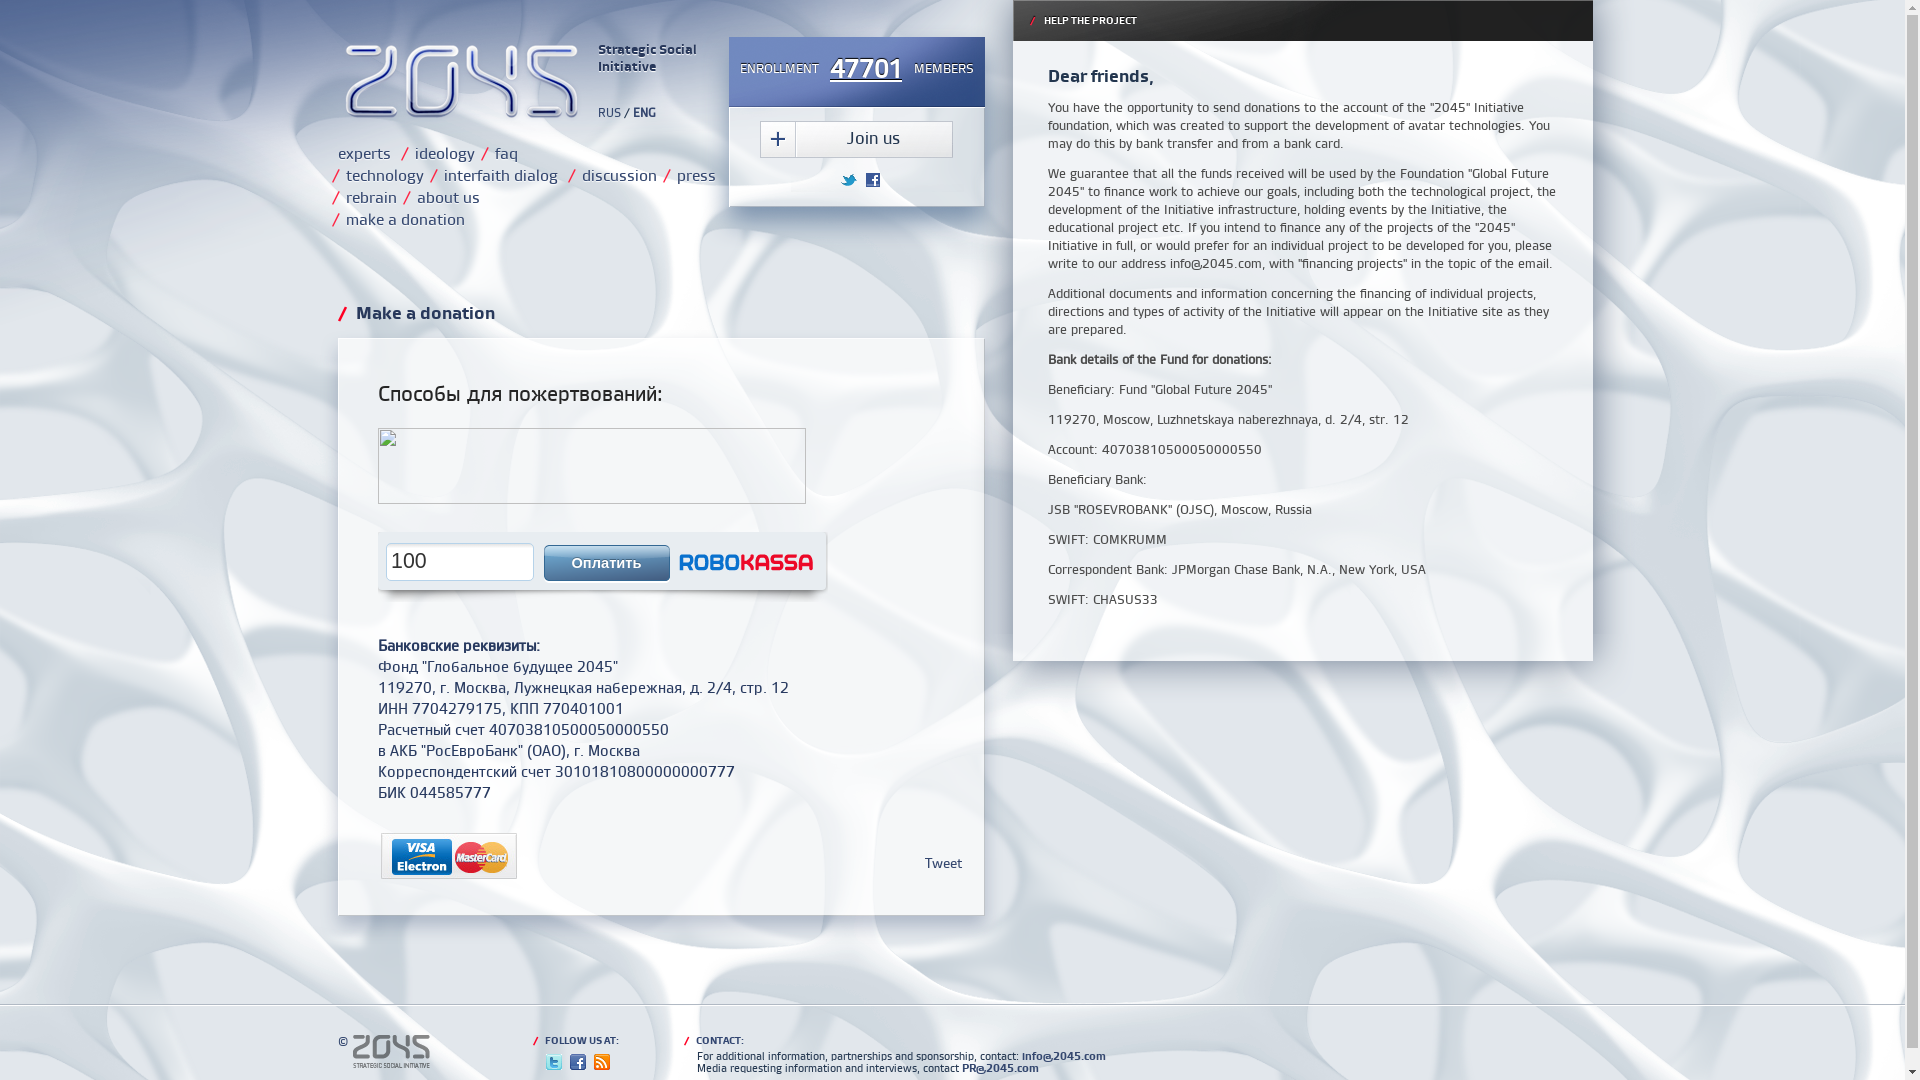 Image resolution: width=1920 pixels, height=1080 pixels. What do you see at coordinates (684, 1039) in the screenshot?
I see `'/ CONTACT:'` at bounding box center [684, 1039].